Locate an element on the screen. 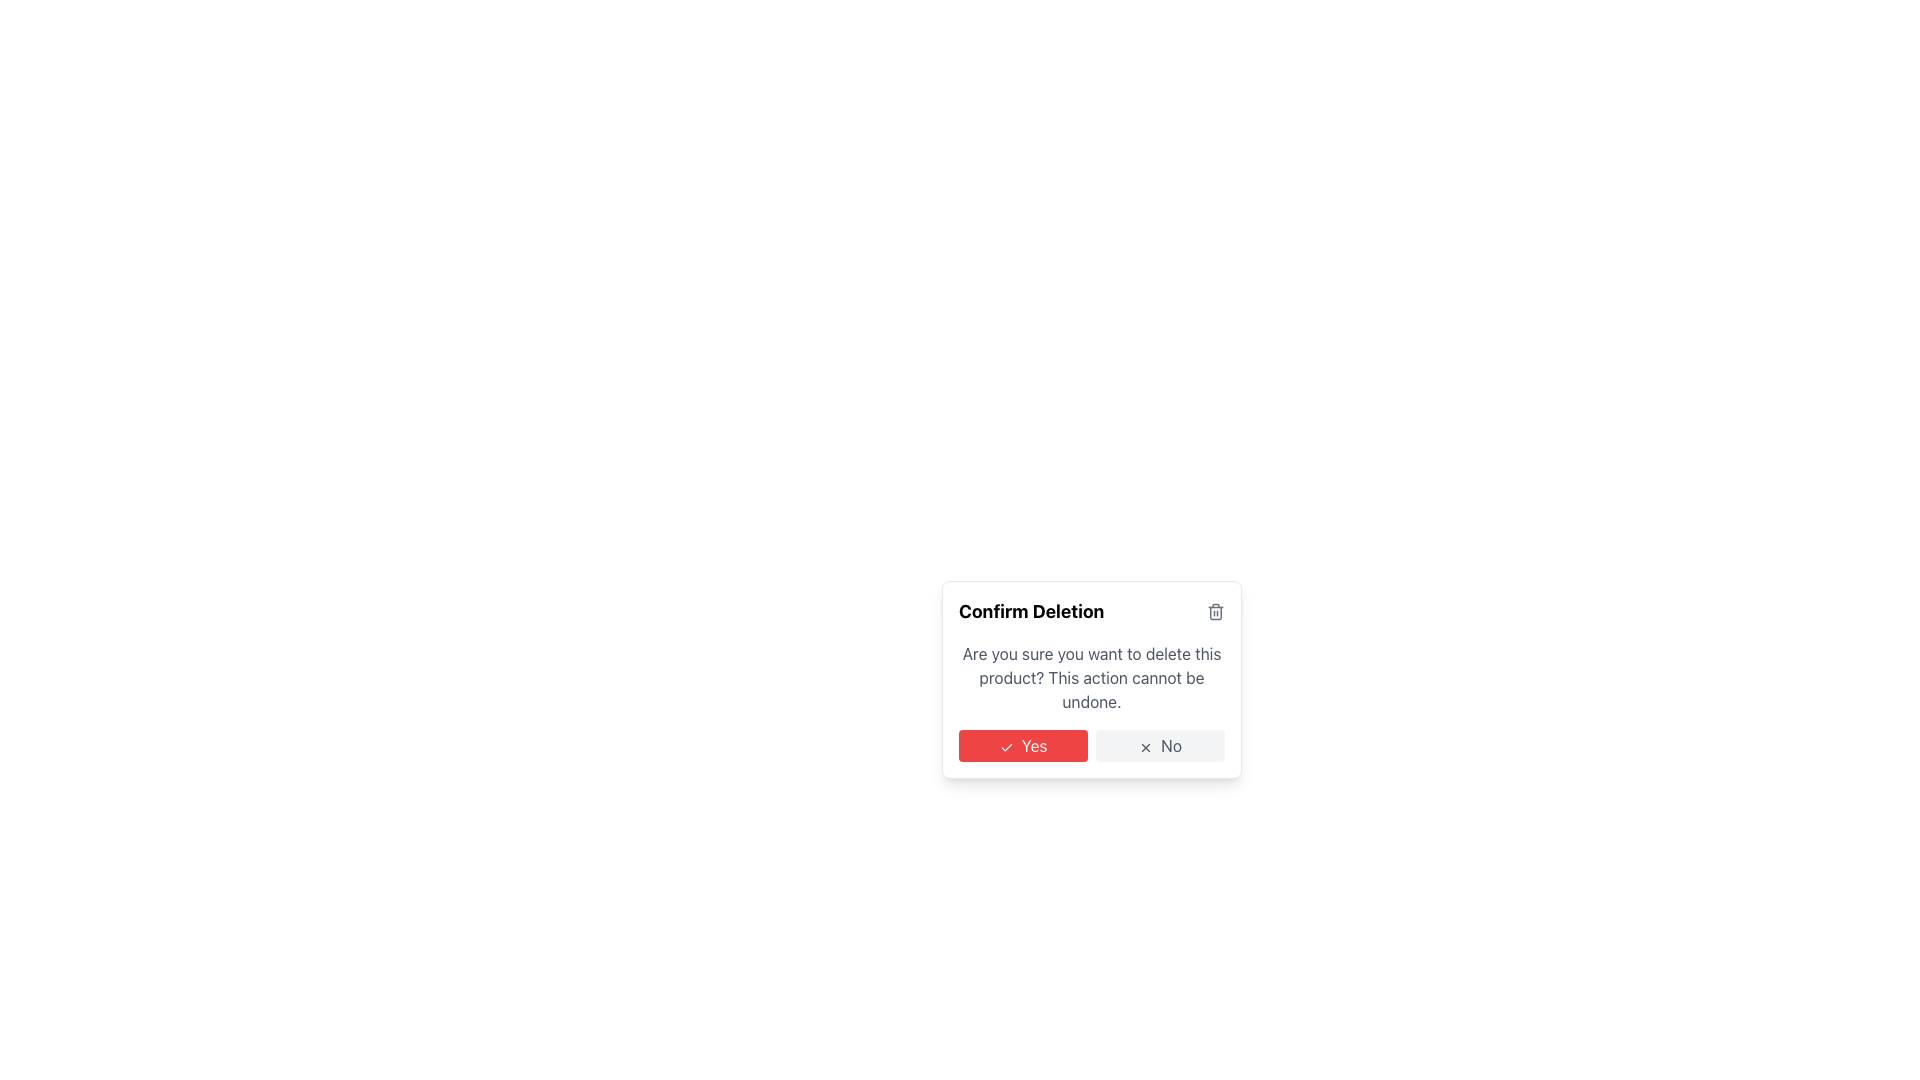  the confirmation button located at the bottom left of the confirmation dialog is located at coordinates (1023, 745).